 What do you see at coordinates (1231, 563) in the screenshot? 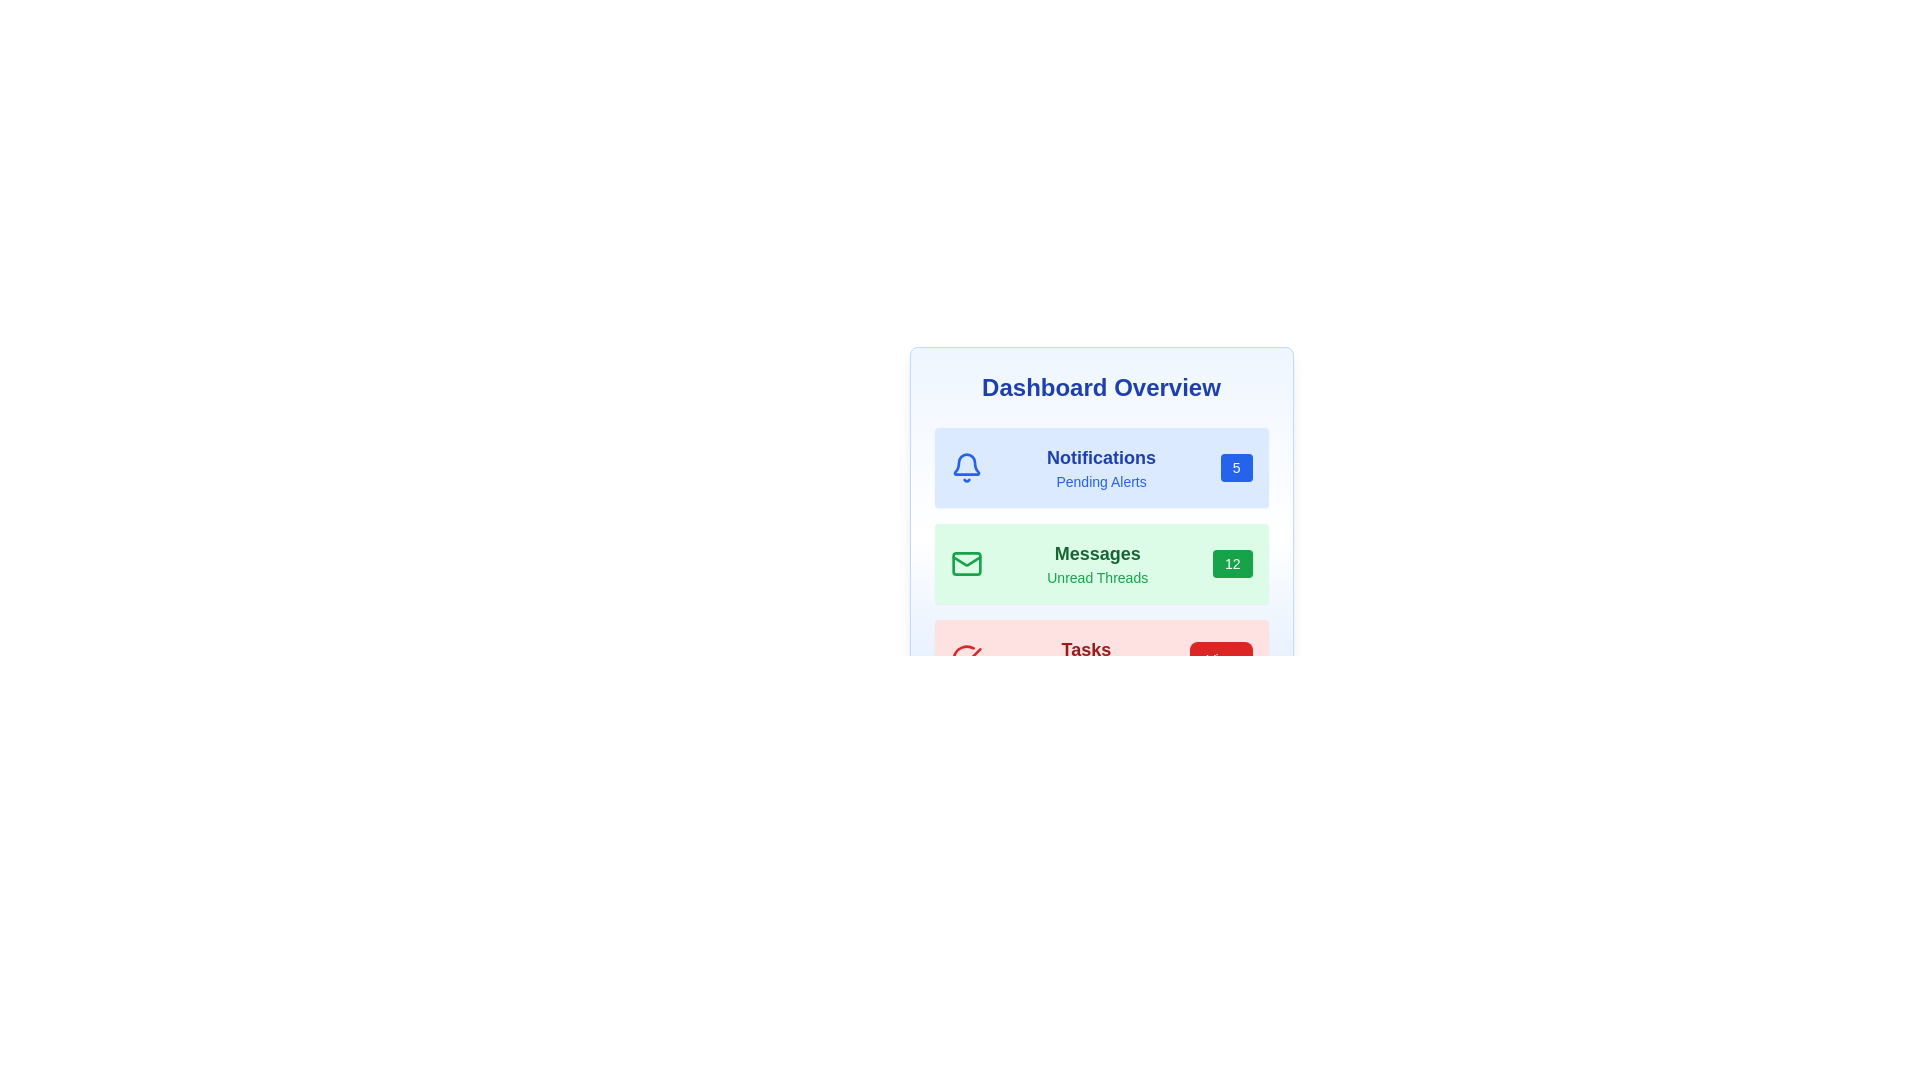
I see `the rectangular badge with a green background containing the number '12' in white, located on the right side of the 'Messages' section in the dashboard view` at bounding box center [1231, 563].